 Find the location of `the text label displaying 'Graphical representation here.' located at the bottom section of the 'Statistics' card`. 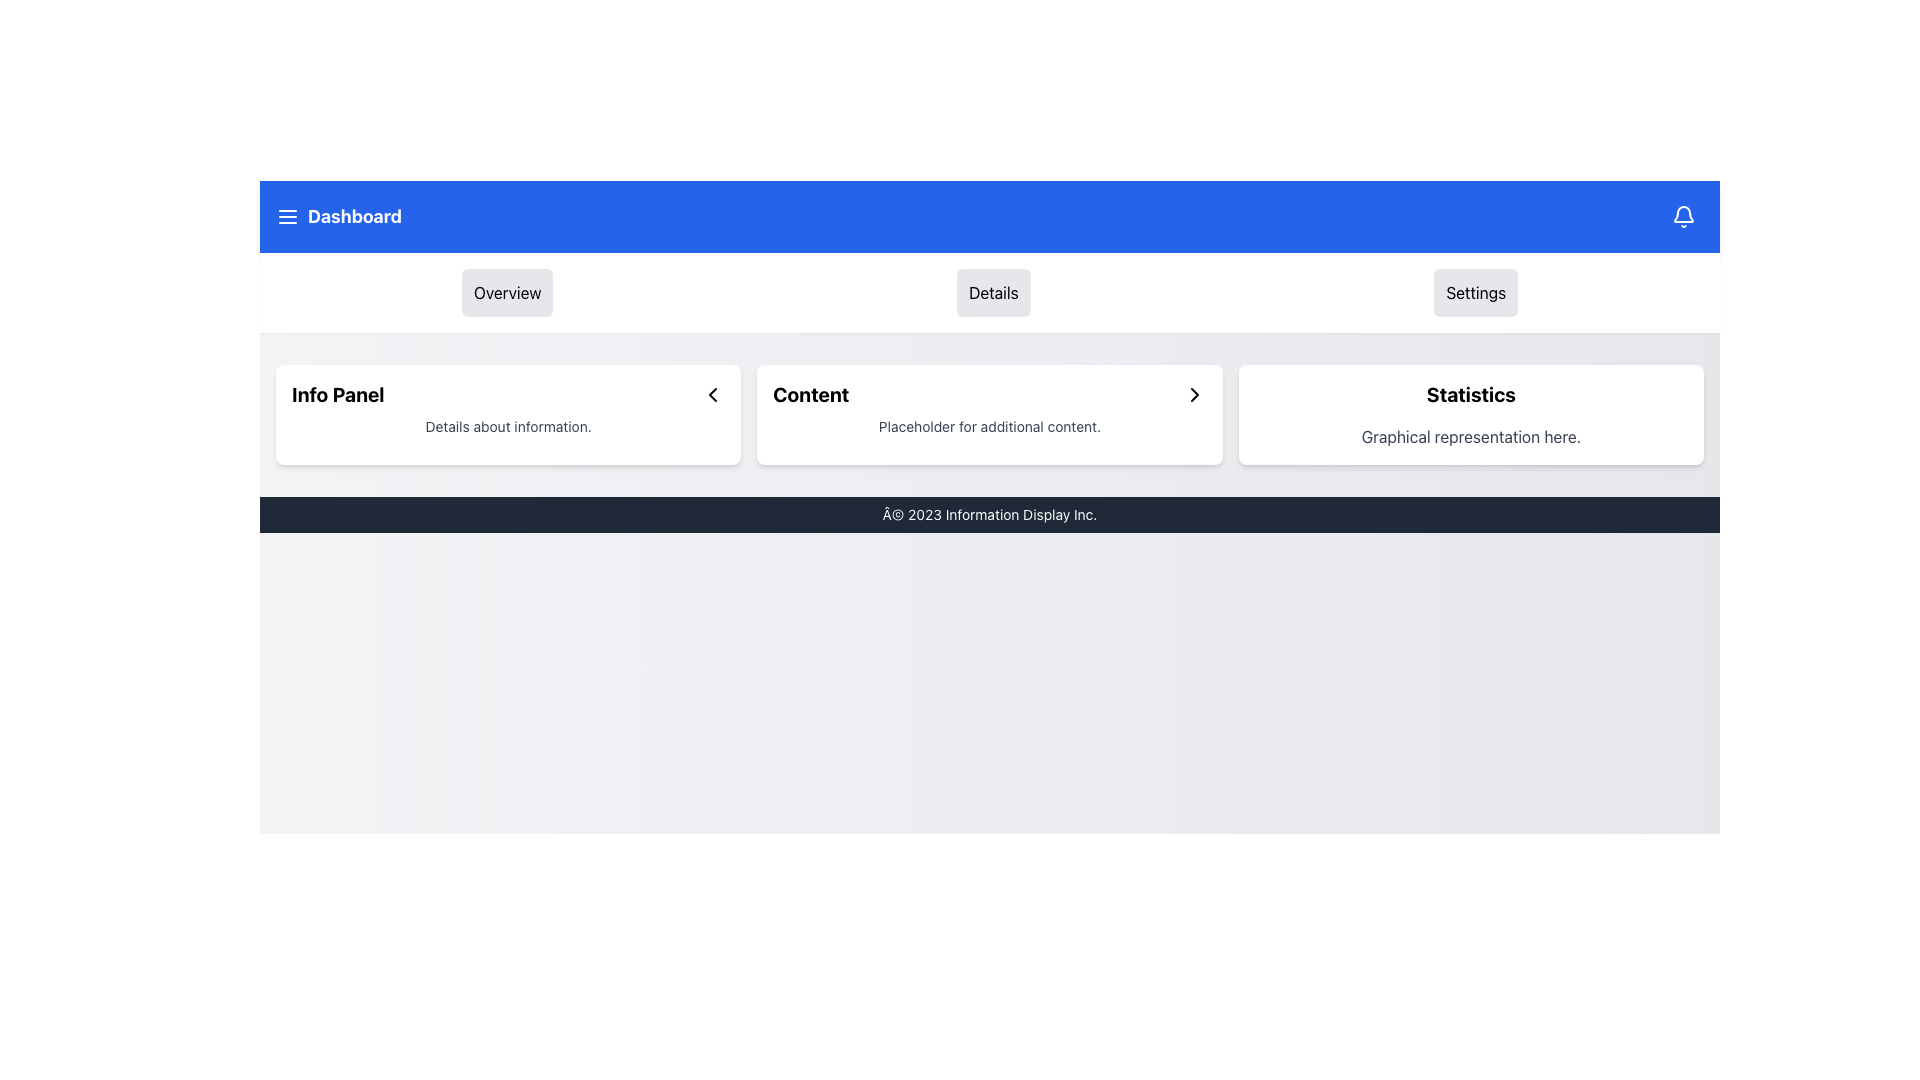

the text label displaying 'Graphical representation here.' located at the bottom section of the 'Statistics' card is located at coordinates (1470, 435).